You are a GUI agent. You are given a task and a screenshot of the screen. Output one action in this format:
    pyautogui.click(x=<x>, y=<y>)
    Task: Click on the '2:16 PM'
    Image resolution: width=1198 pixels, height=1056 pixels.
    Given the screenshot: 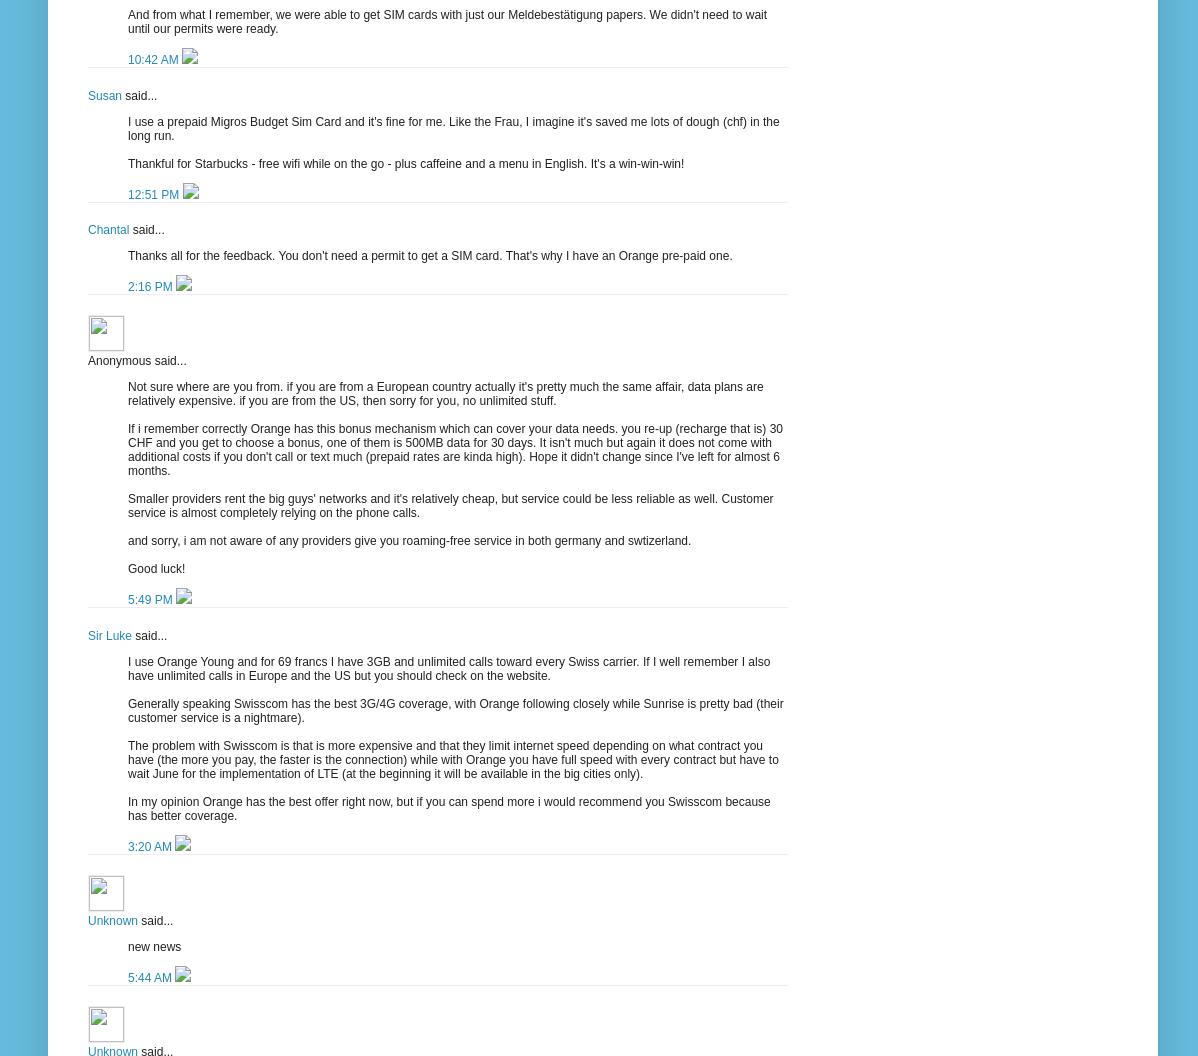 What is the action you would take?
    pyautogui.click(x=151, y=285)
    